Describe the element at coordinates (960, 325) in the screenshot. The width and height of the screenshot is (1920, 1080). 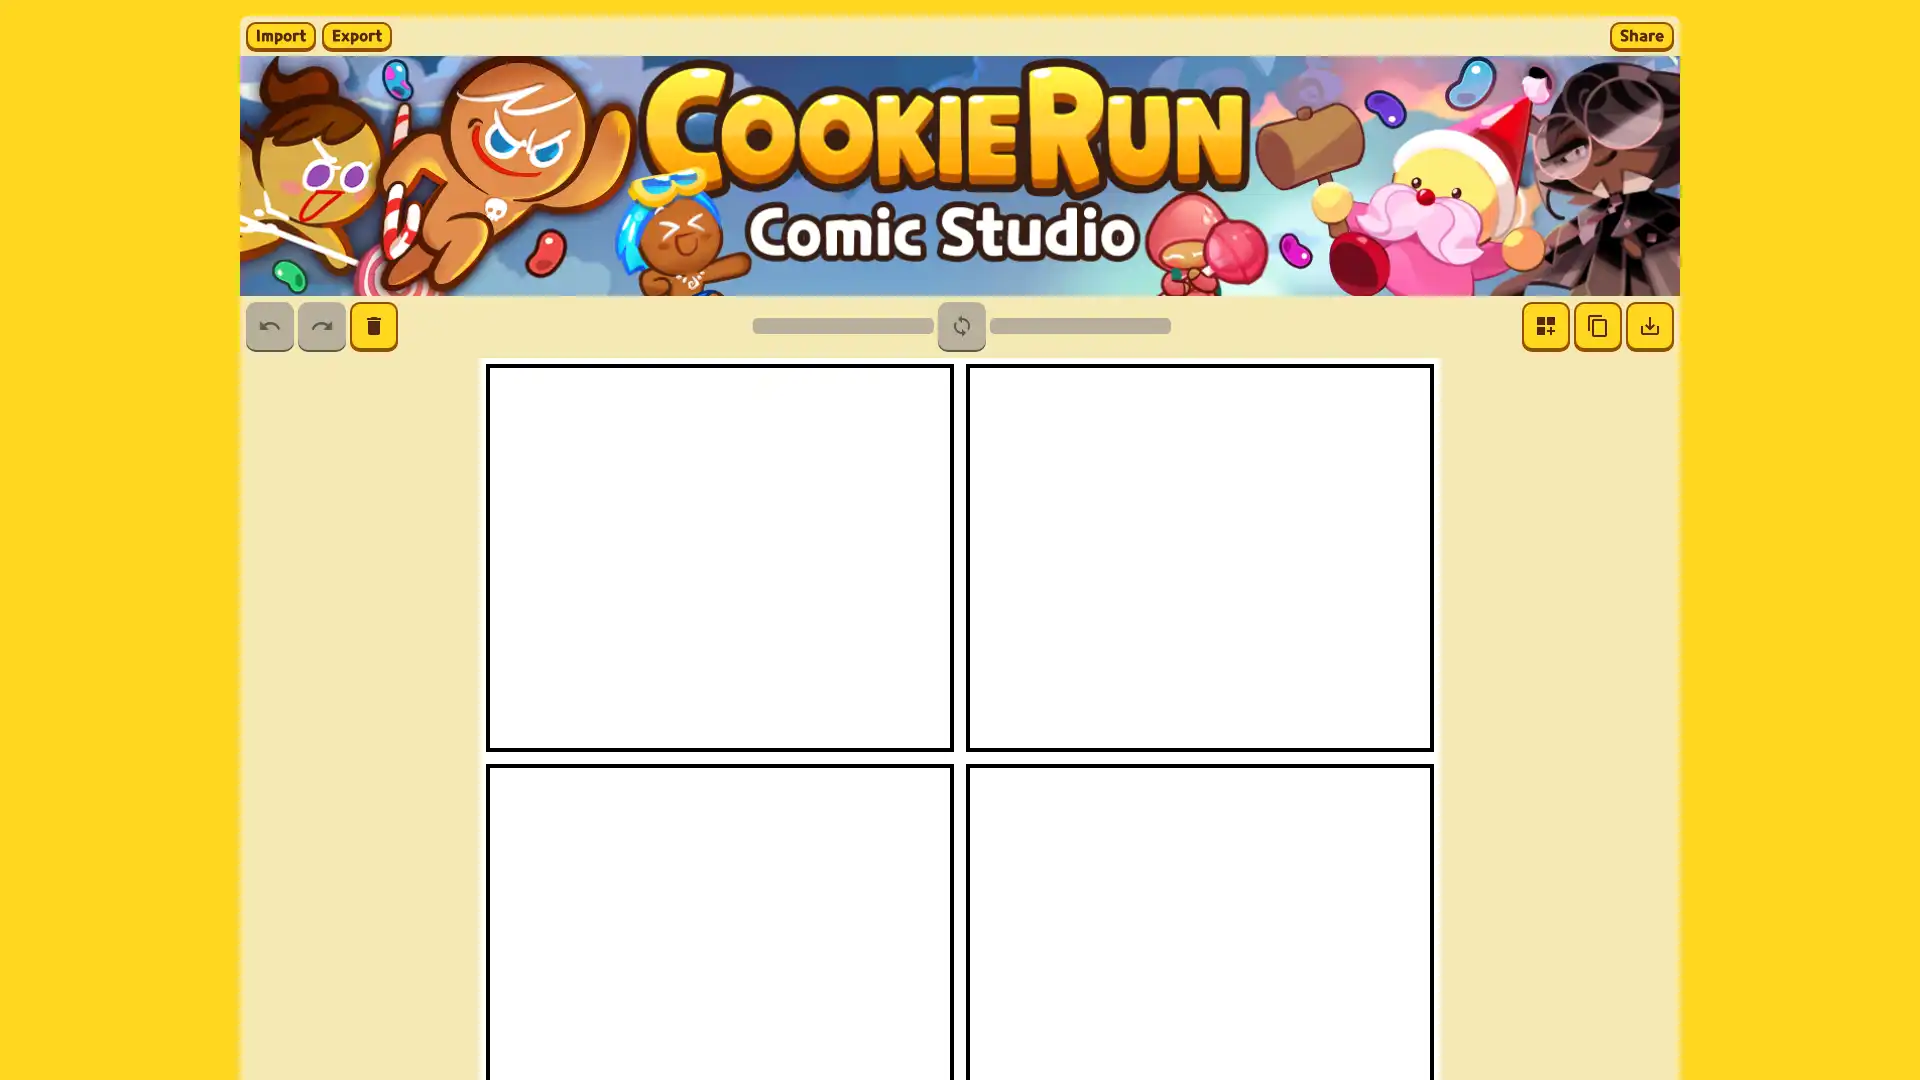
I see `loop` at that location.